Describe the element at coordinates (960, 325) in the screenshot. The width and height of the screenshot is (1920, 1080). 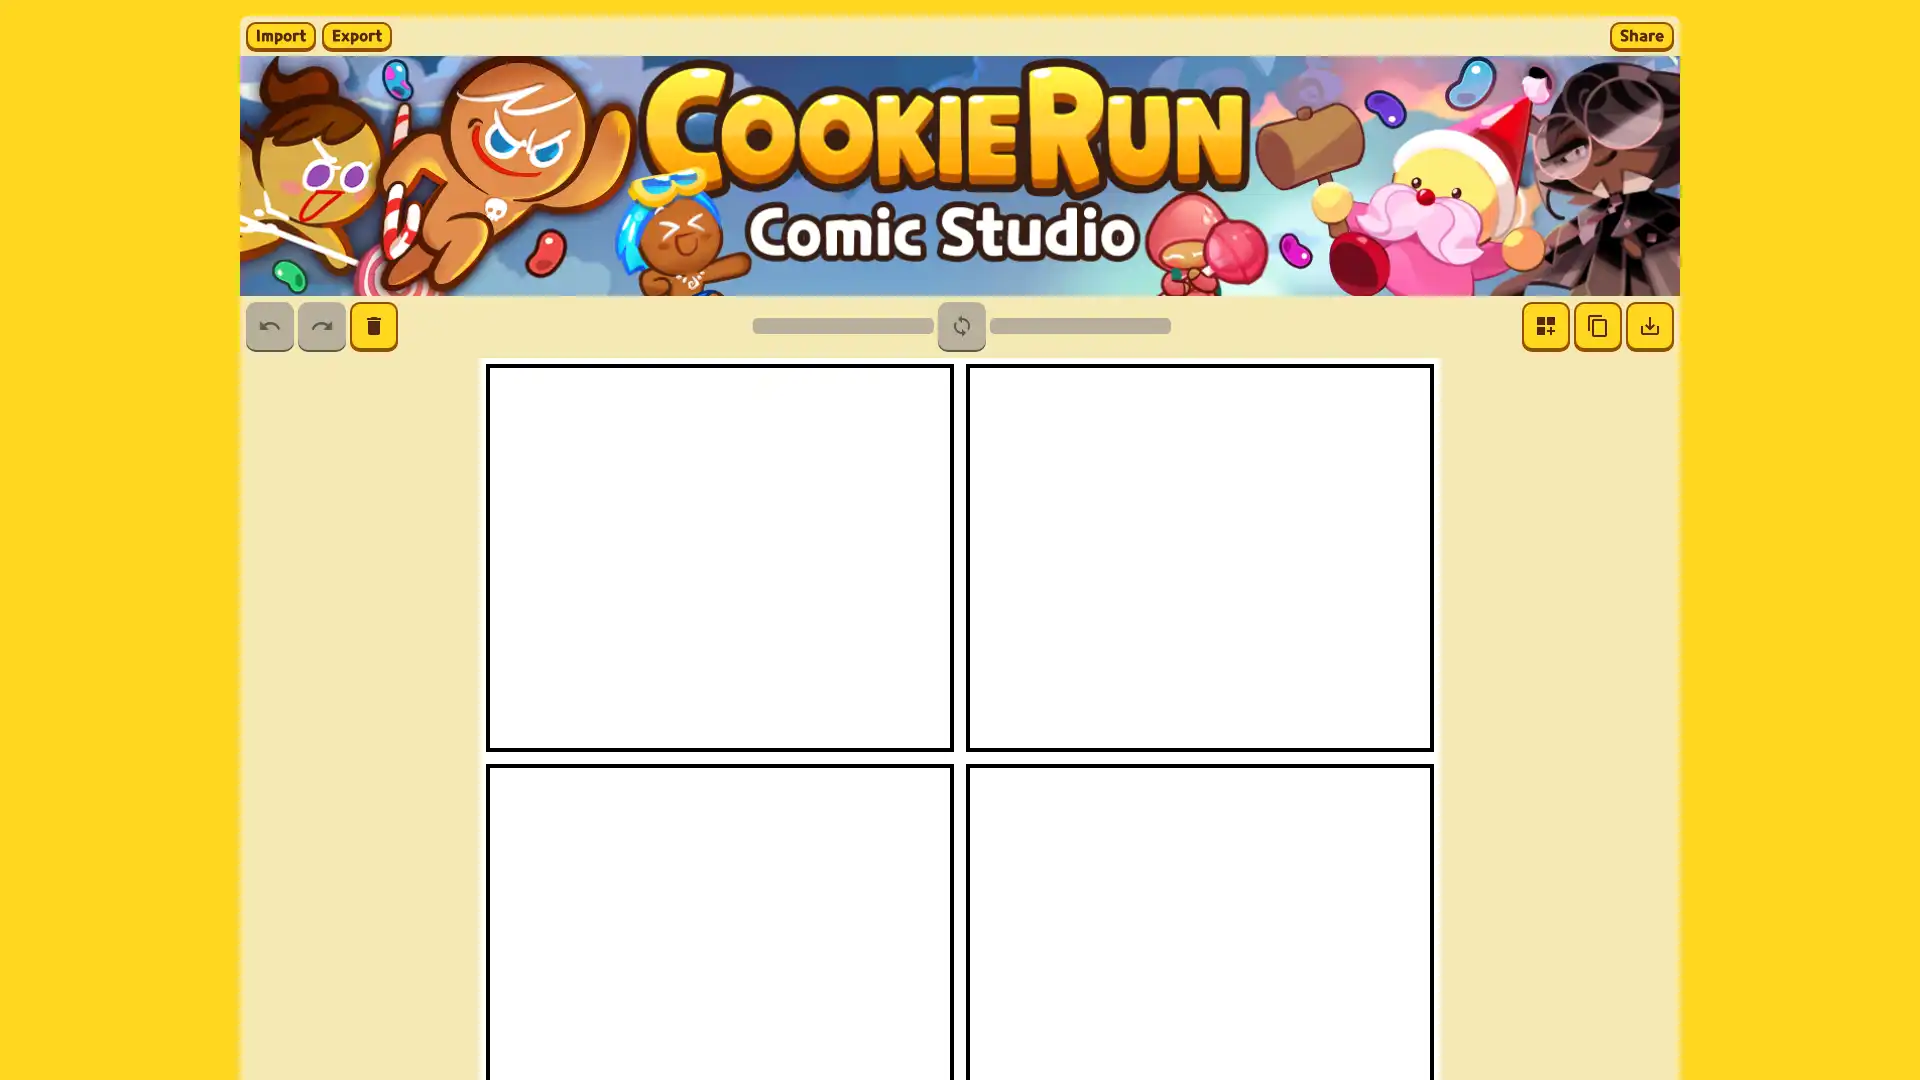
I see `loop` at that location.